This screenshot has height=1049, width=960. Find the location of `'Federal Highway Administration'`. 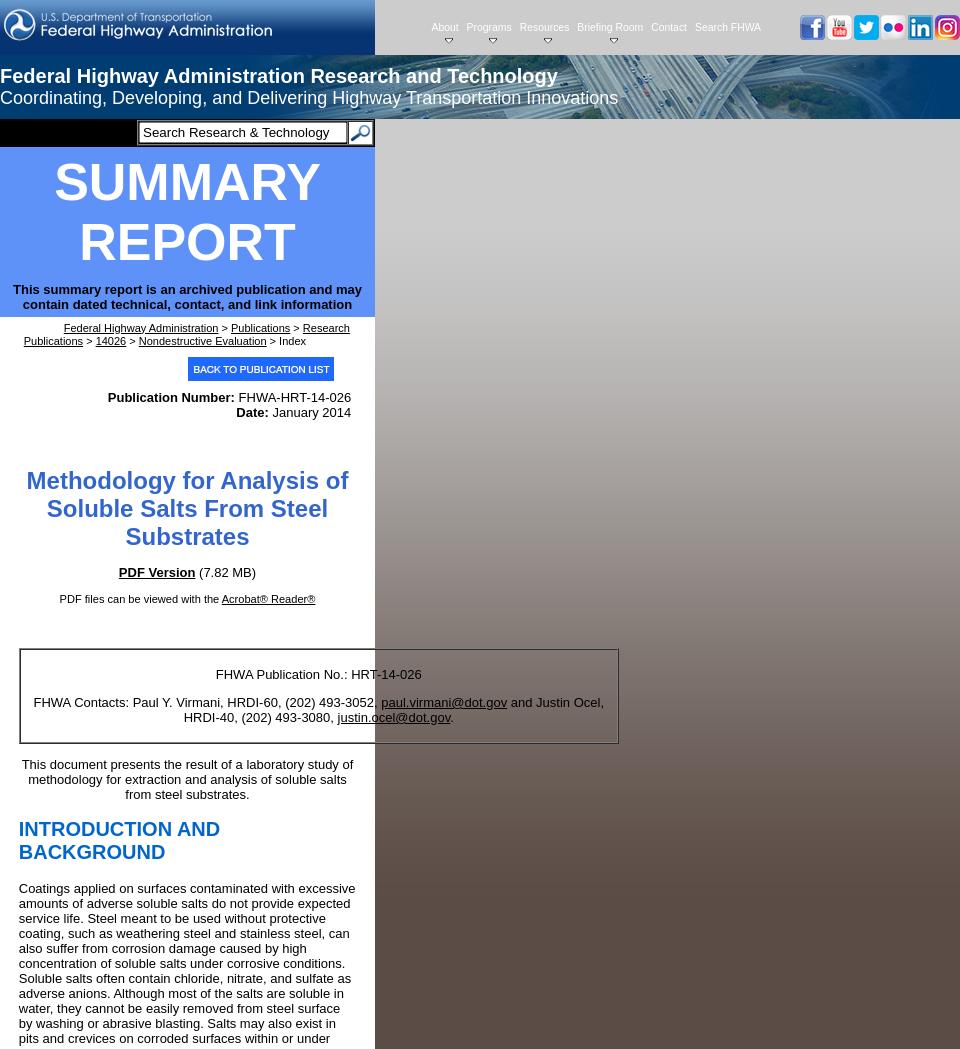

'Federal Highway Administration' is located at coordinates (139, 325).